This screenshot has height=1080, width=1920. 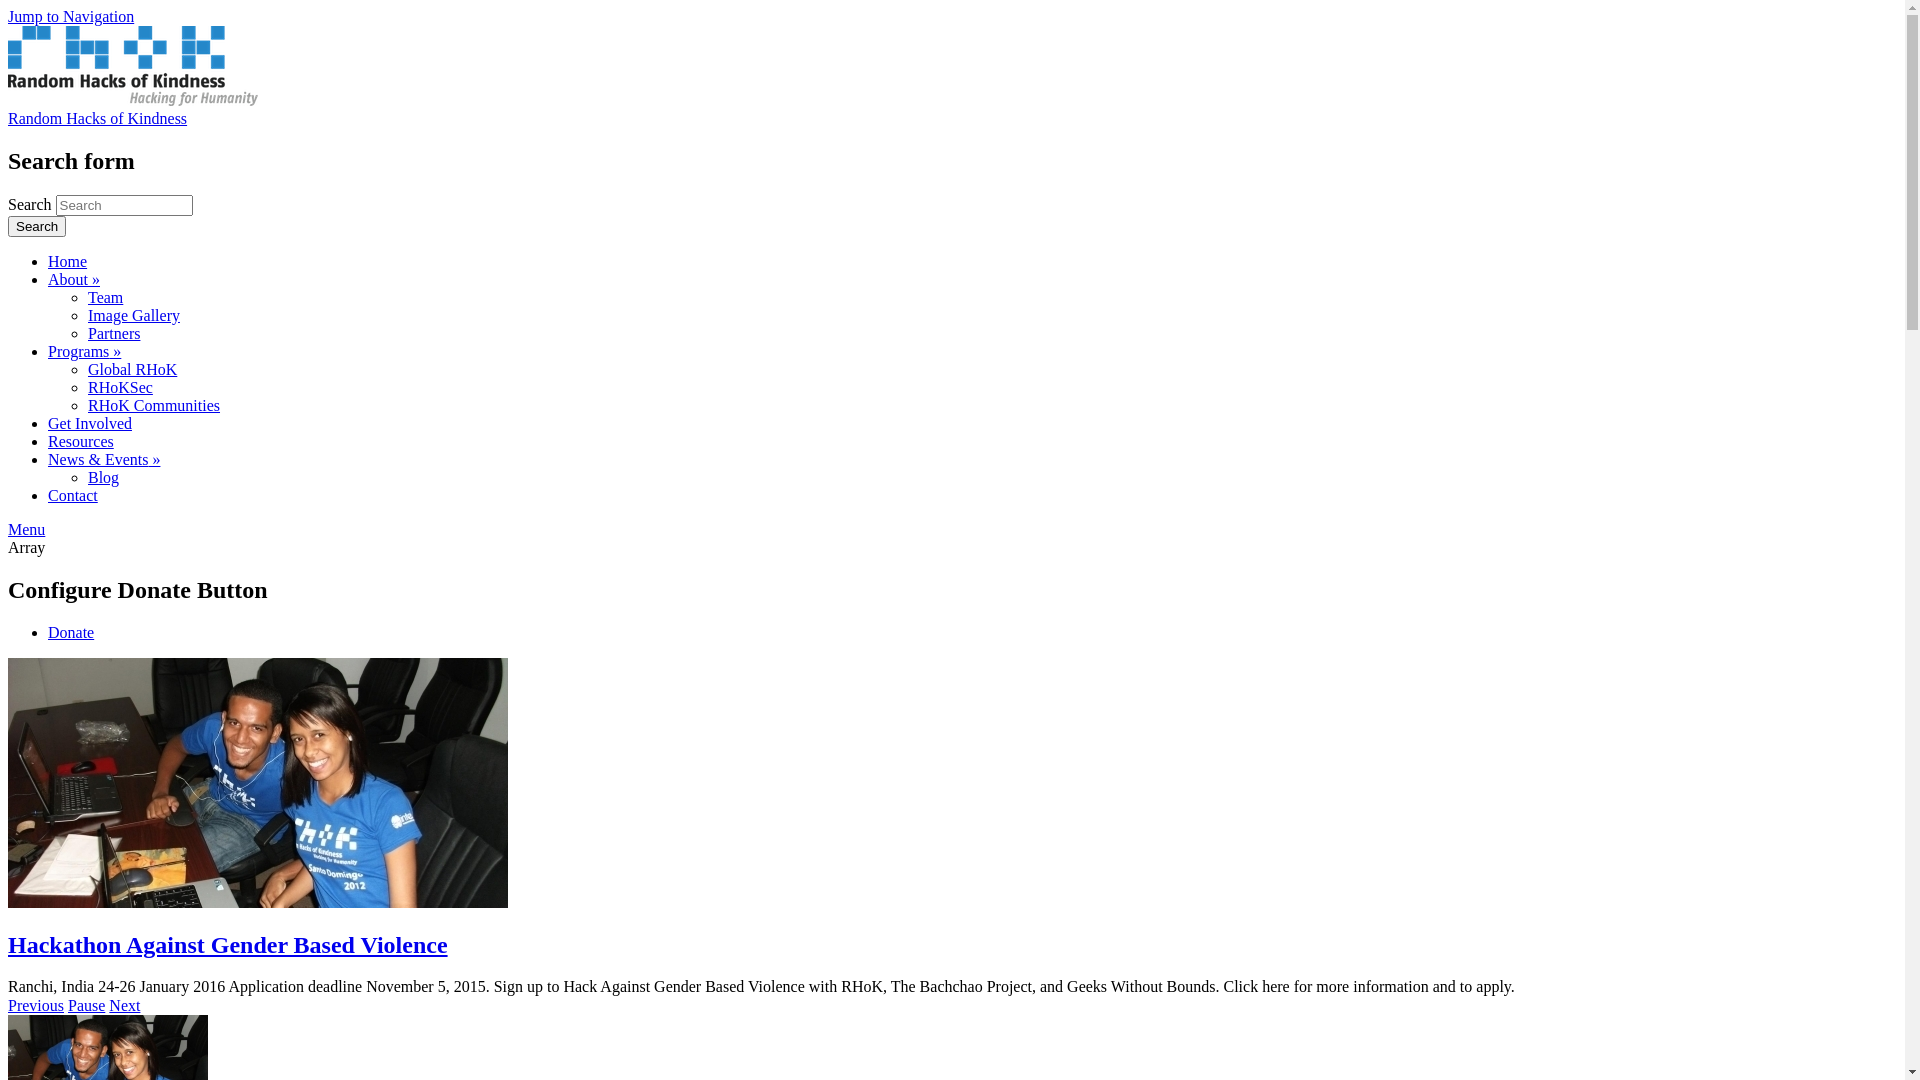 I want to click on 'Search', so click(x=37, y=225).